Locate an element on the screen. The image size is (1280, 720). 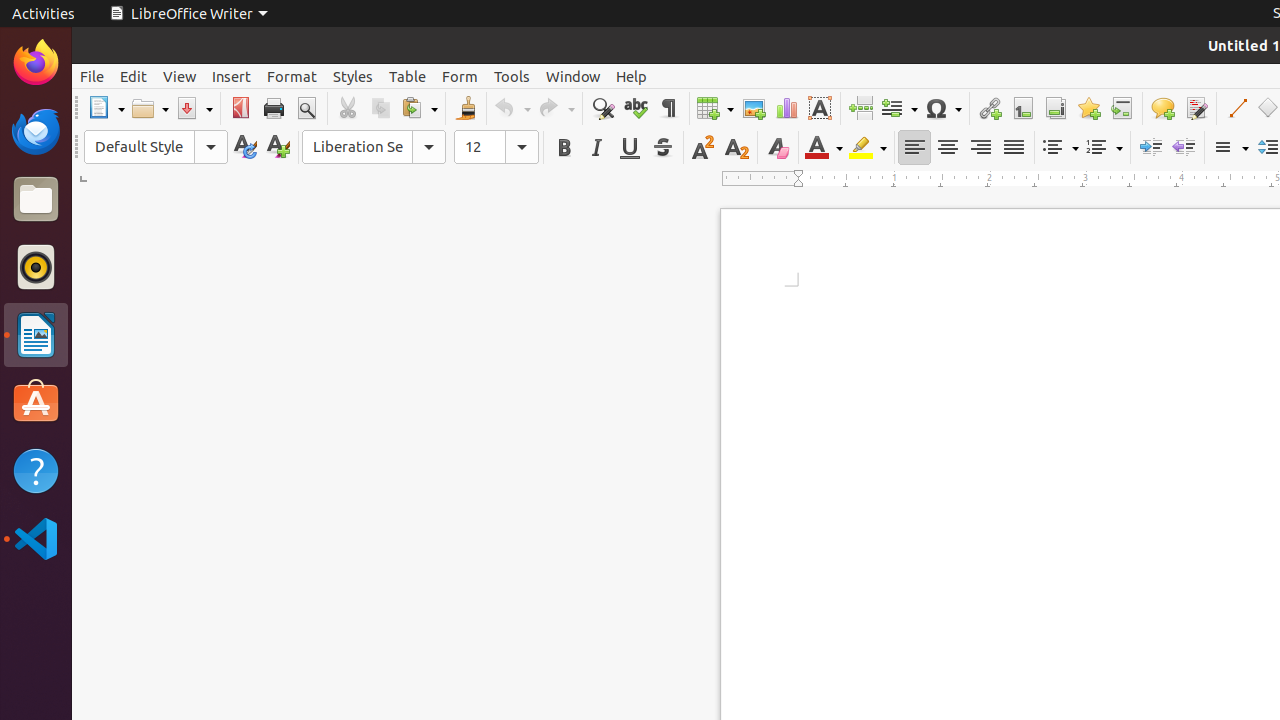
'View' is located at coordinates (179, 75).